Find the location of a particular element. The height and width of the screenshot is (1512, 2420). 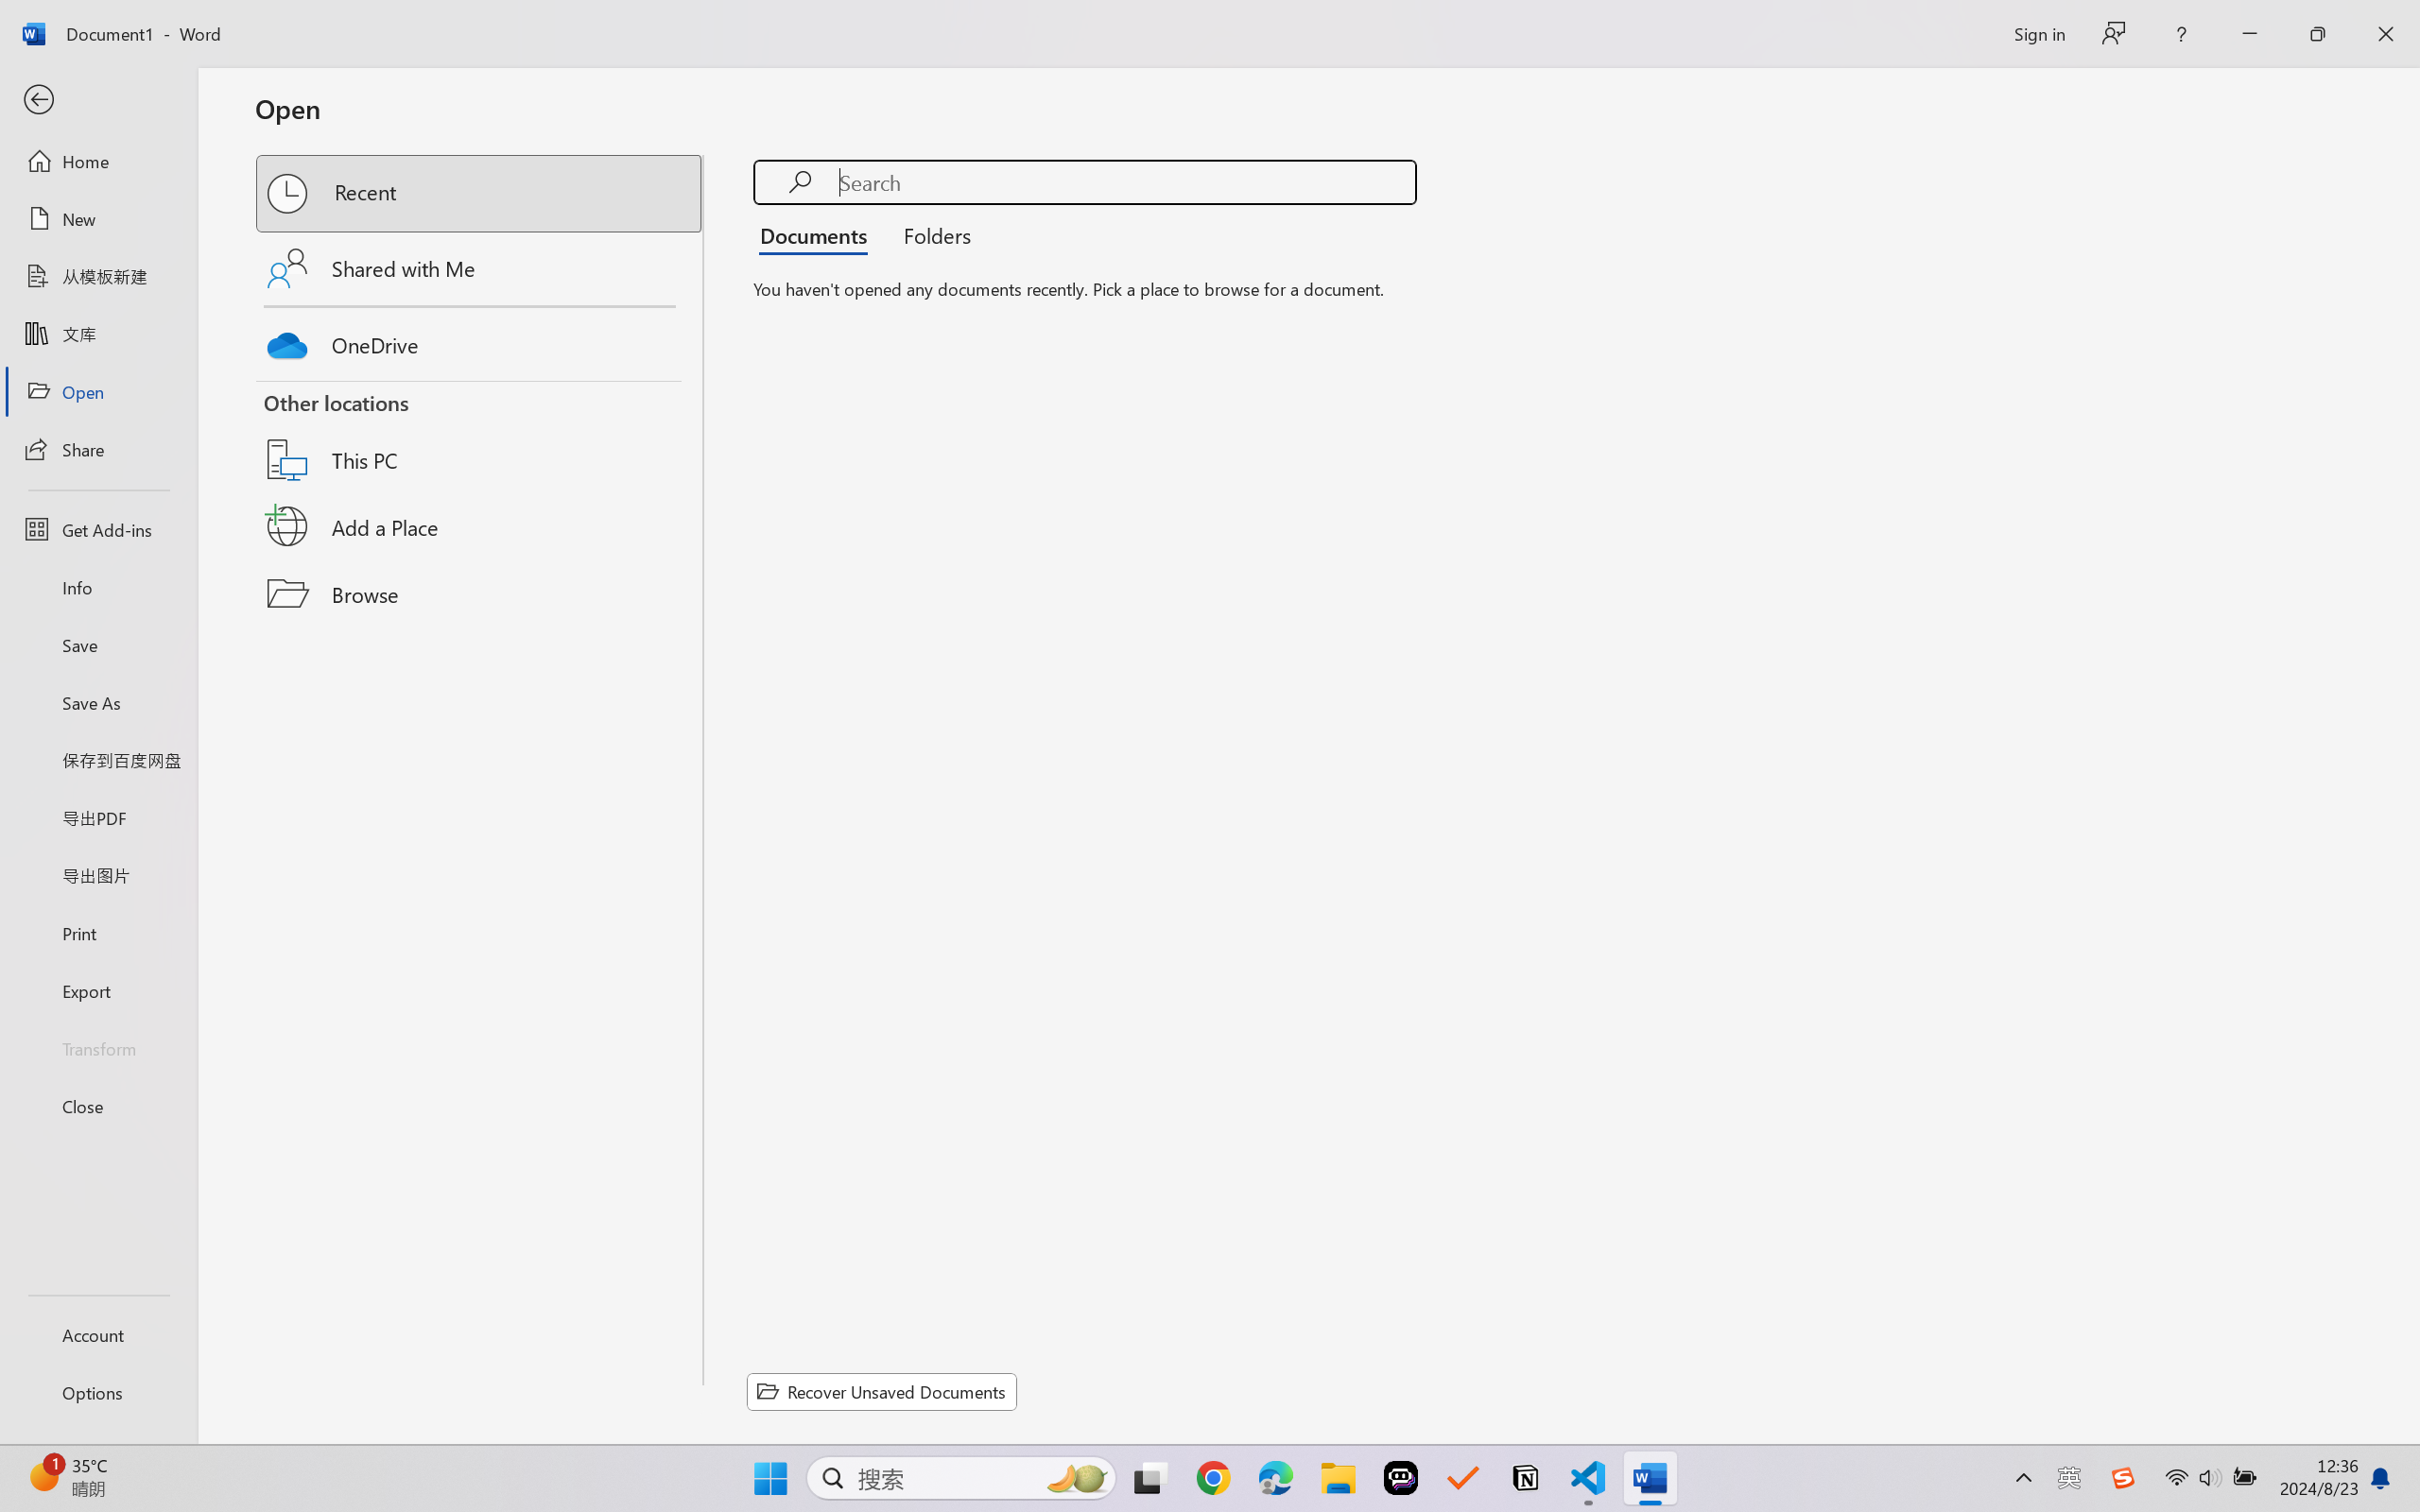

'Save As' is located at coordinates (97, 702).